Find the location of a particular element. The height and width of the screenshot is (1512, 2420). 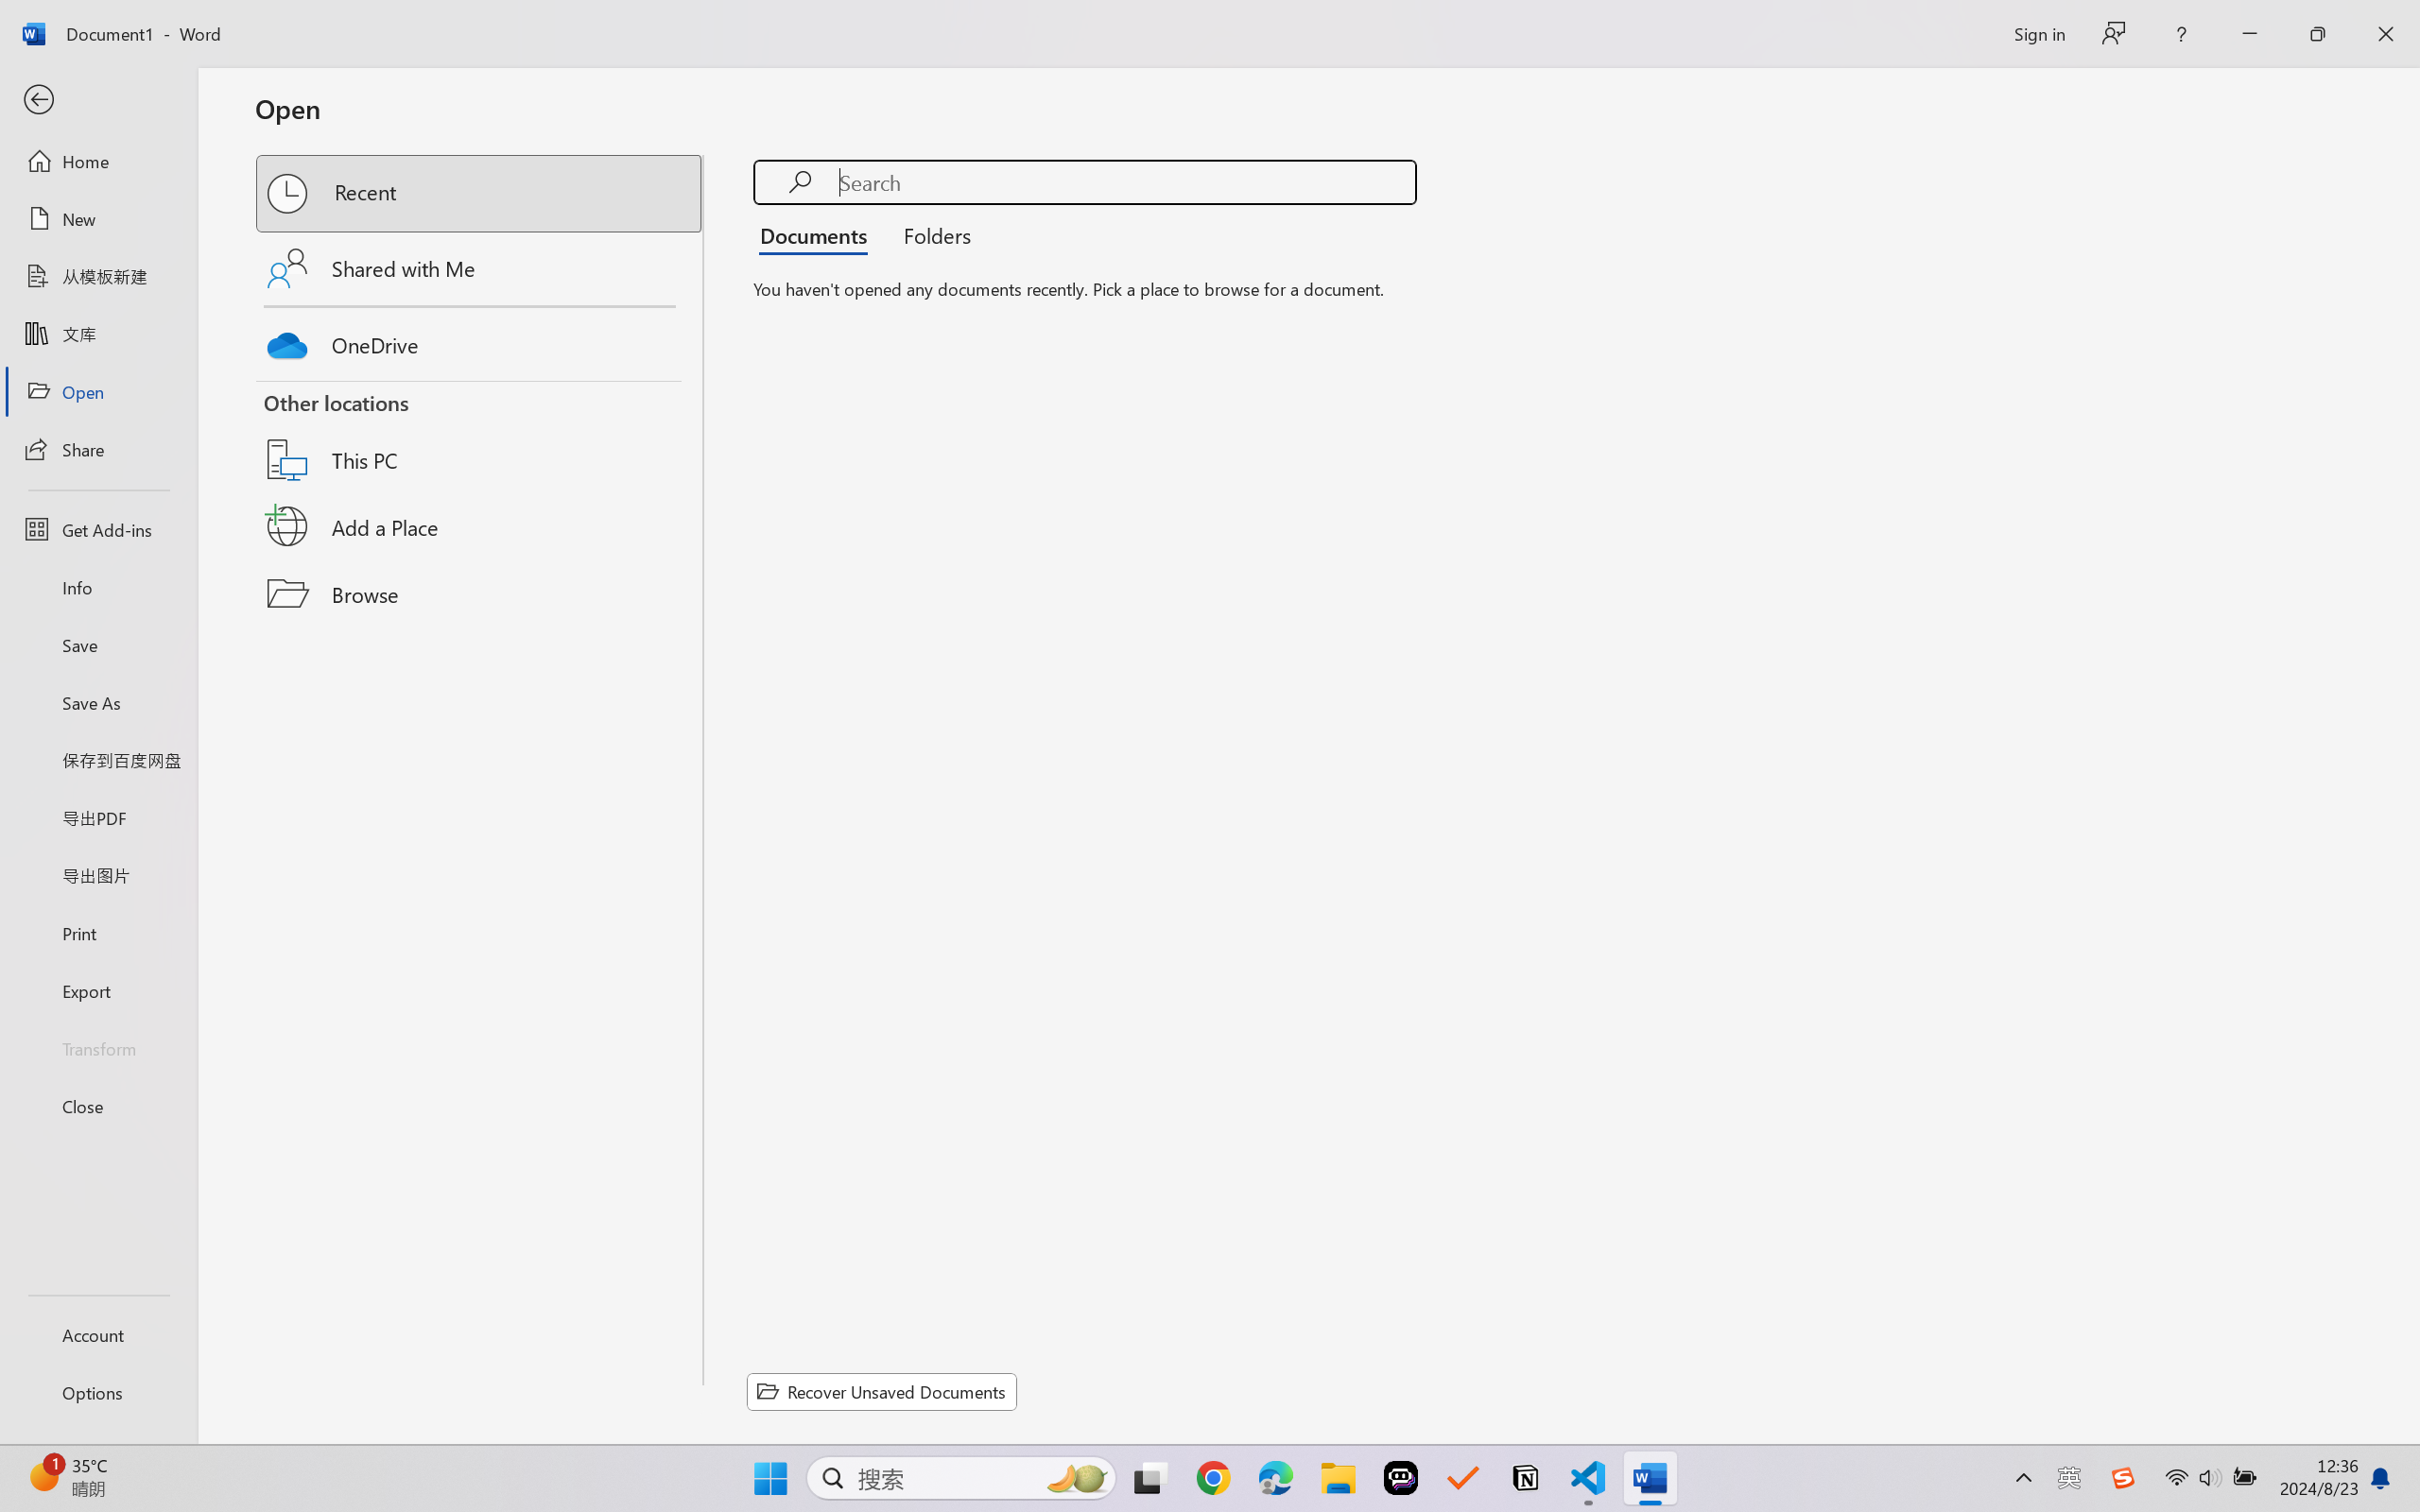

'Save As' is located at coordinates (97, 702).